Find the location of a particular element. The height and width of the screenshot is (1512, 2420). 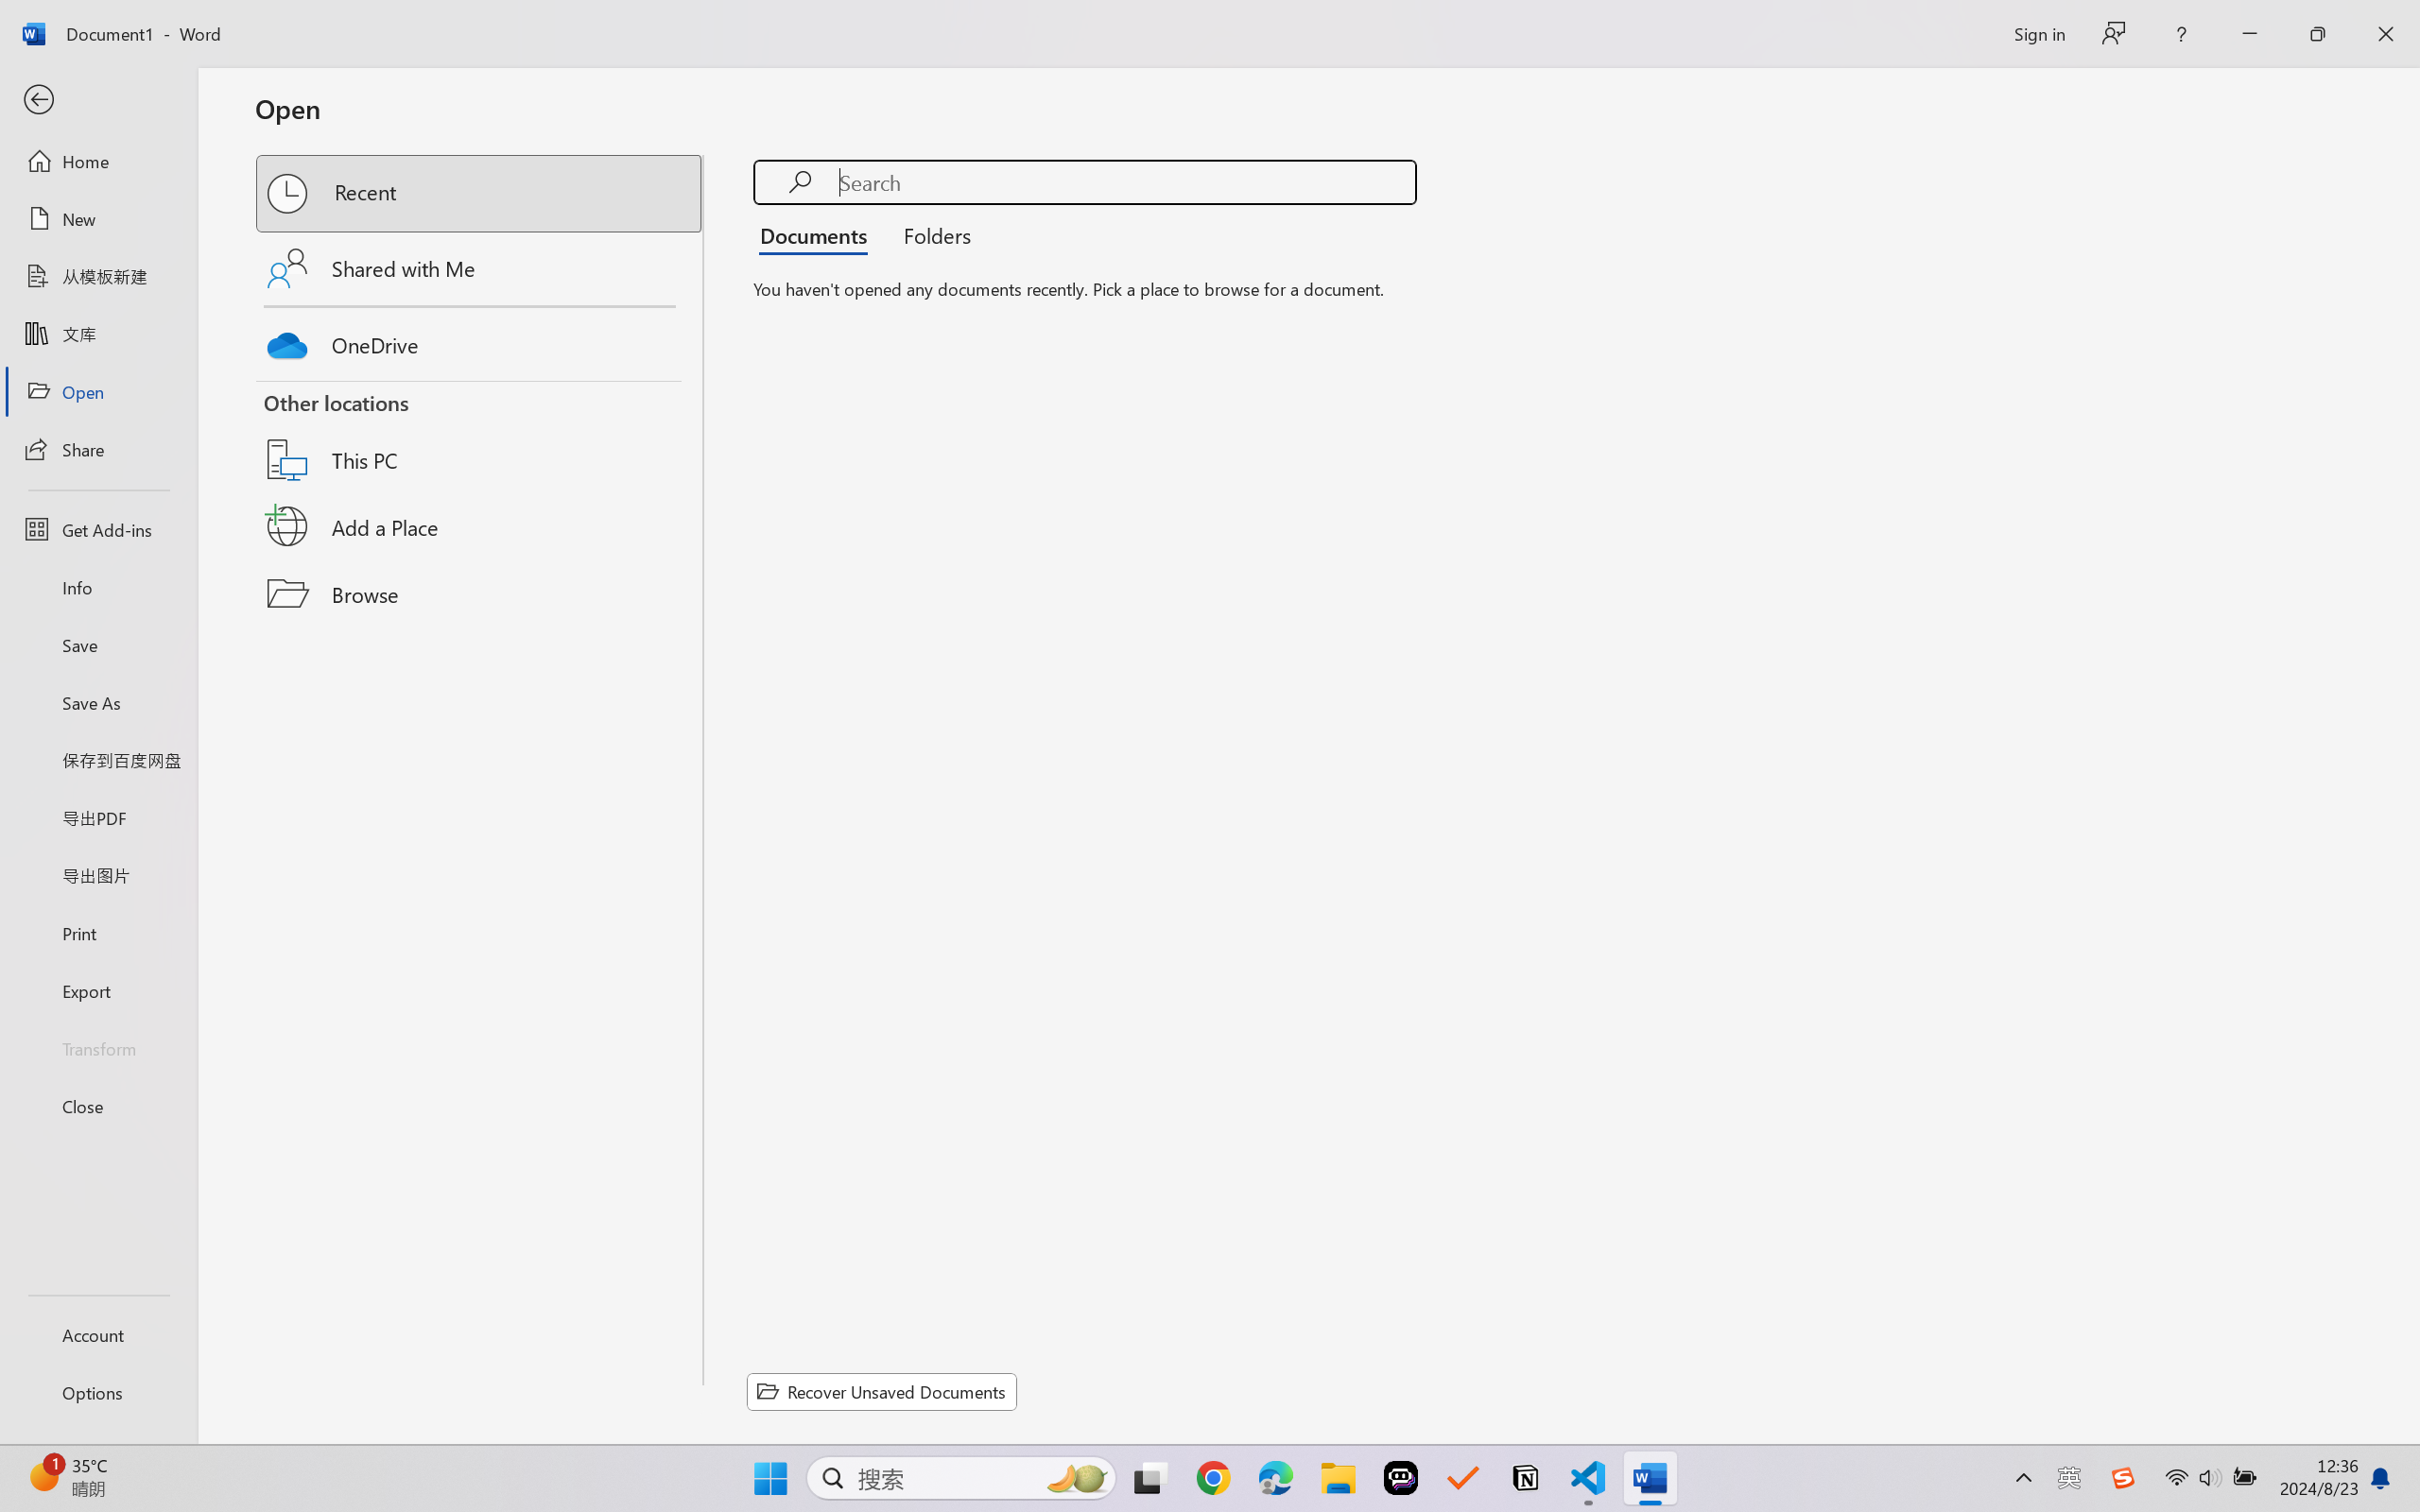

'Save As' is located at coordinates (97, 702).